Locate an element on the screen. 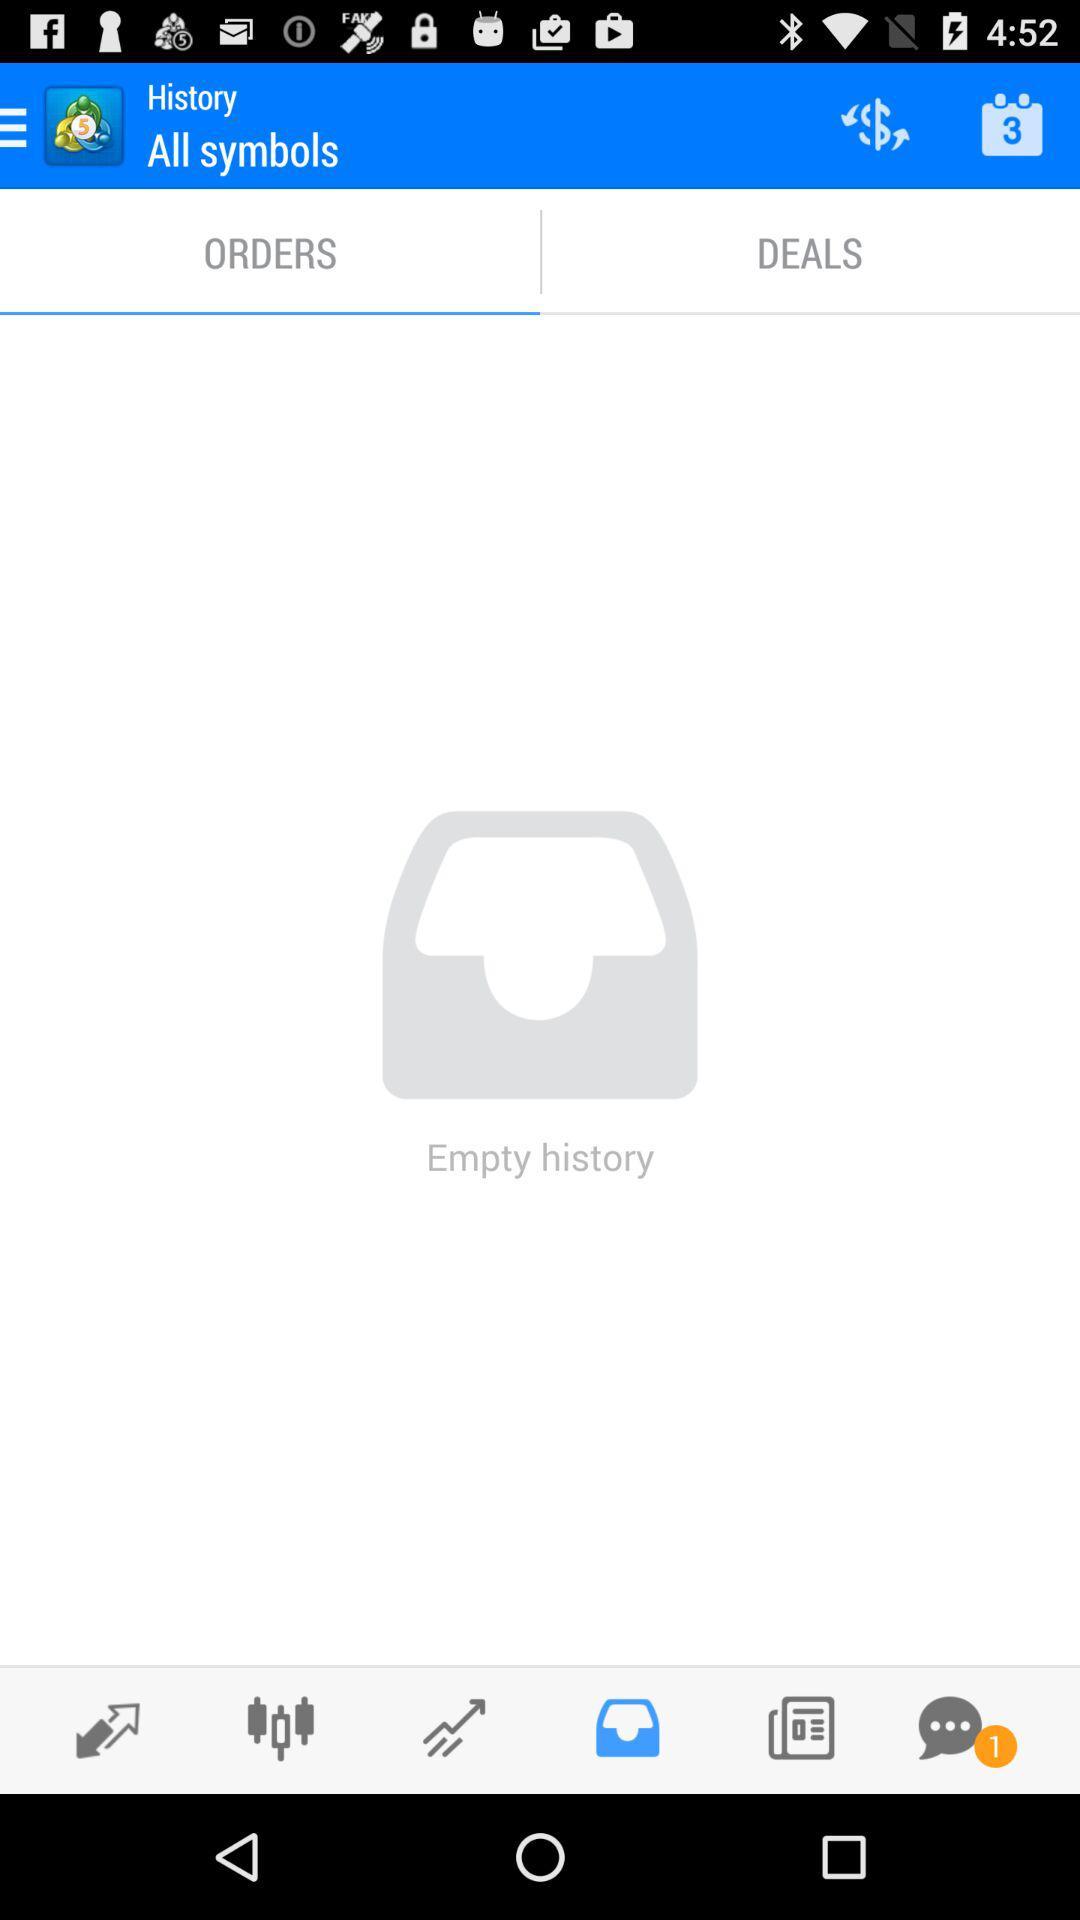 The height and width of the screenshot is (1920, 1080). the orders icon is located at coordinates (270, 251).